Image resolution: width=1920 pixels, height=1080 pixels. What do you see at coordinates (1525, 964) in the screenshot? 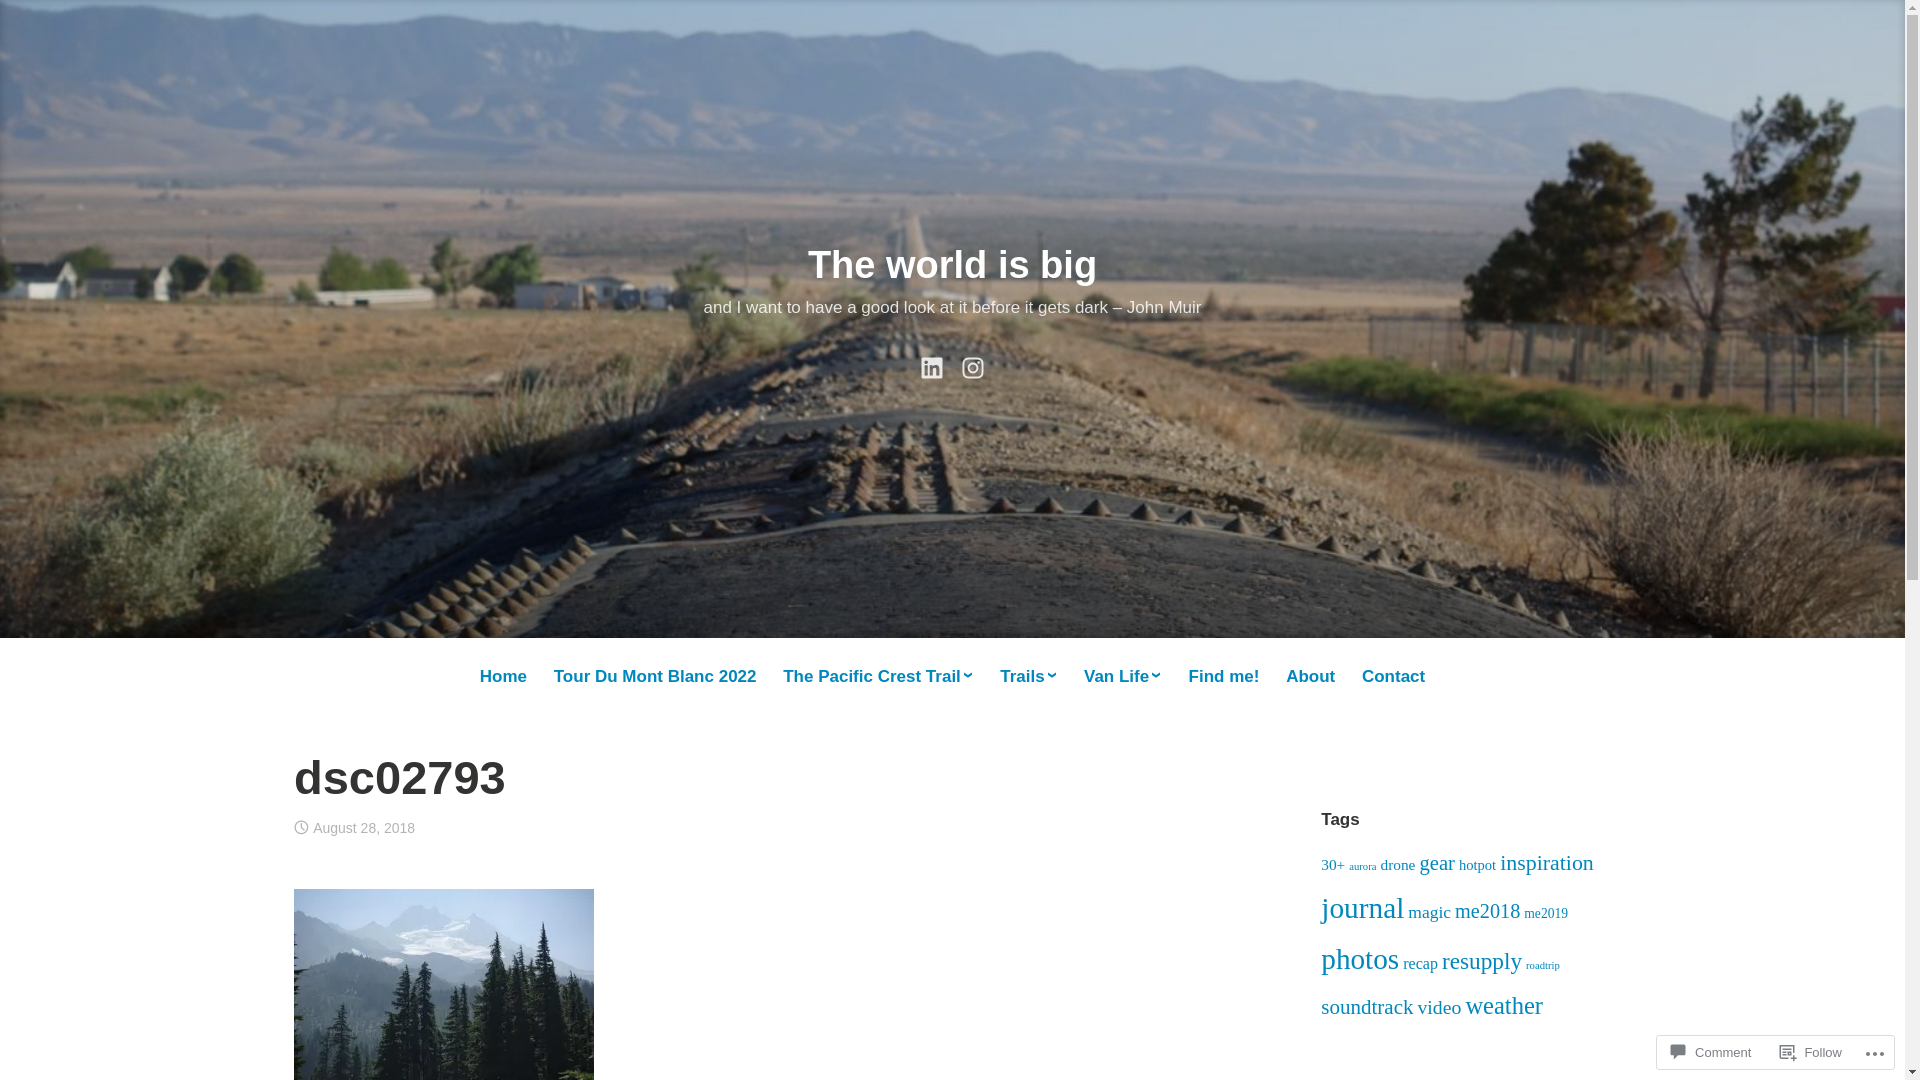
I see `'roadtrip'` at bounding box center [1525, 964].